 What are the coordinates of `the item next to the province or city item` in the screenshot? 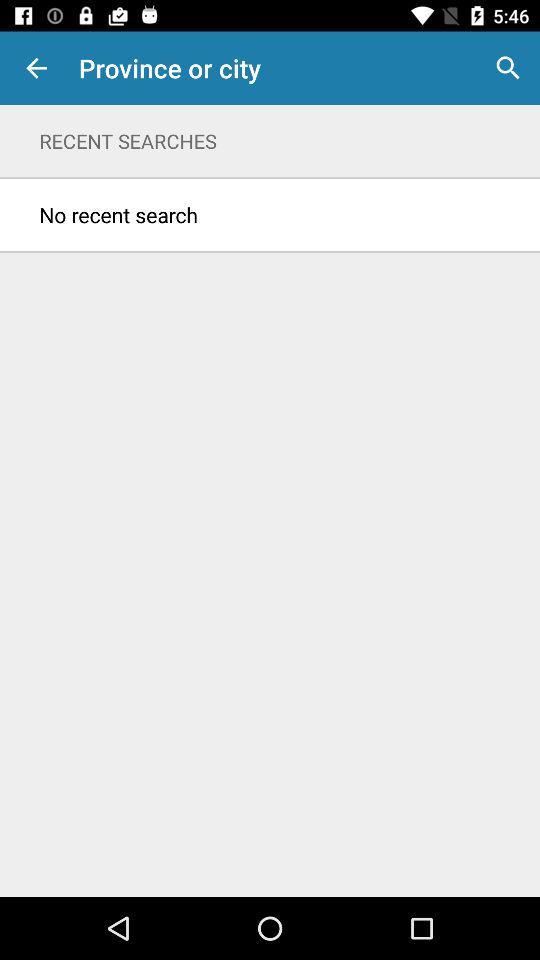 It's located at (36, 68).